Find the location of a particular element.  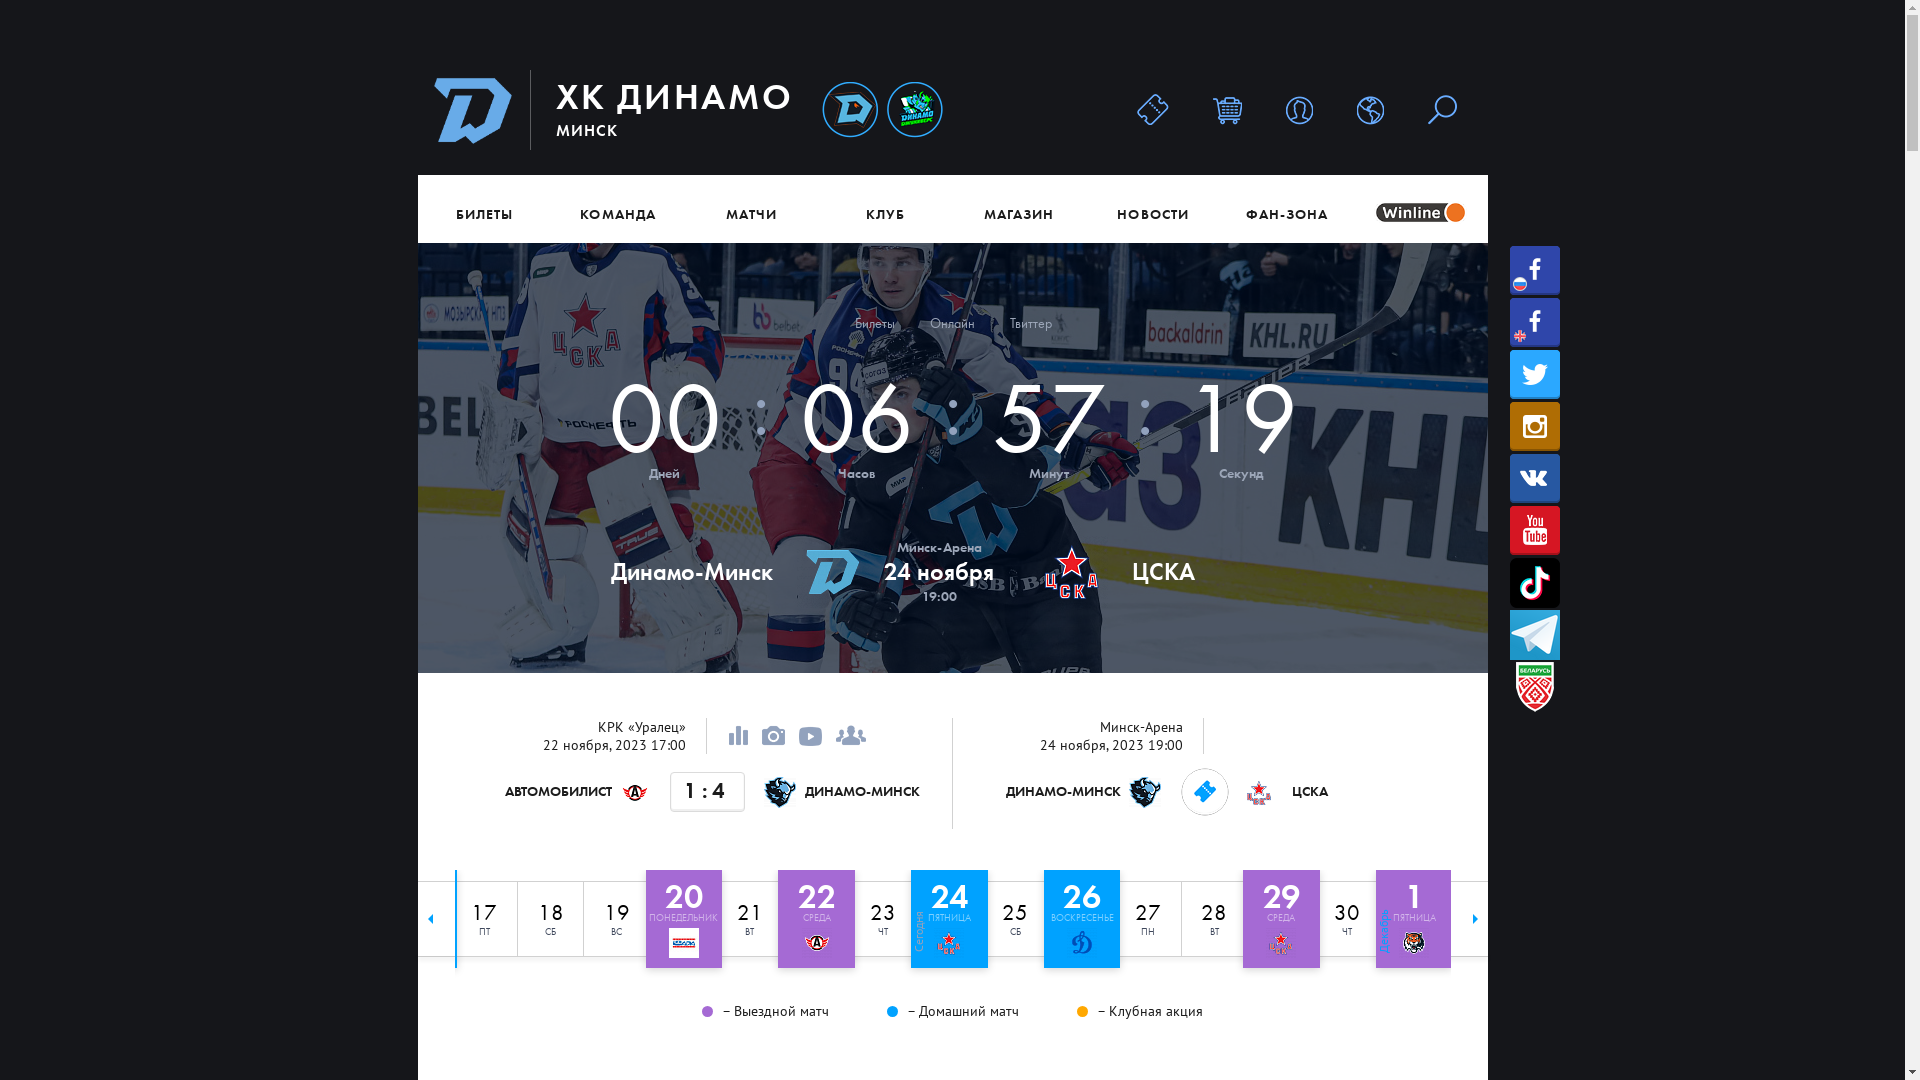

'Twitter' is located at coordinates (1534, 374).